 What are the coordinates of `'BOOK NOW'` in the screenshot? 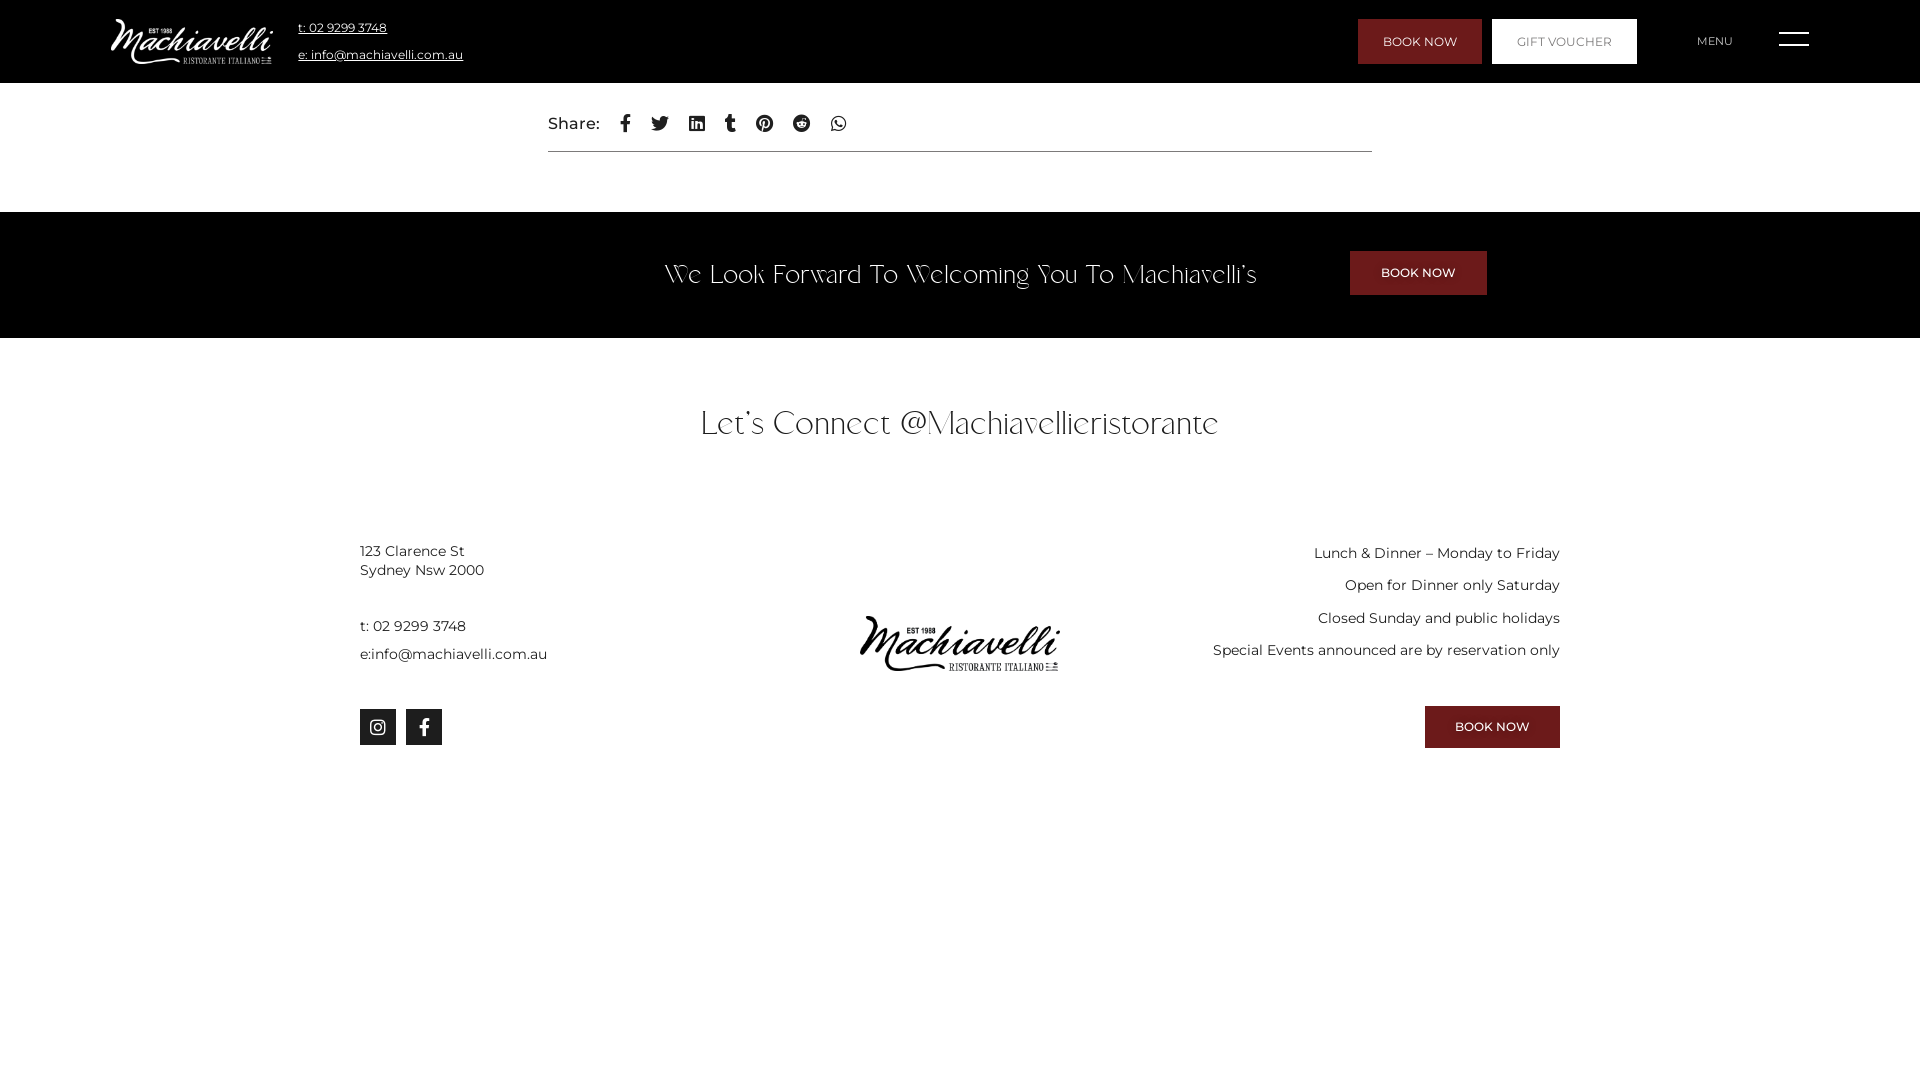 It's located at (1492, 726).